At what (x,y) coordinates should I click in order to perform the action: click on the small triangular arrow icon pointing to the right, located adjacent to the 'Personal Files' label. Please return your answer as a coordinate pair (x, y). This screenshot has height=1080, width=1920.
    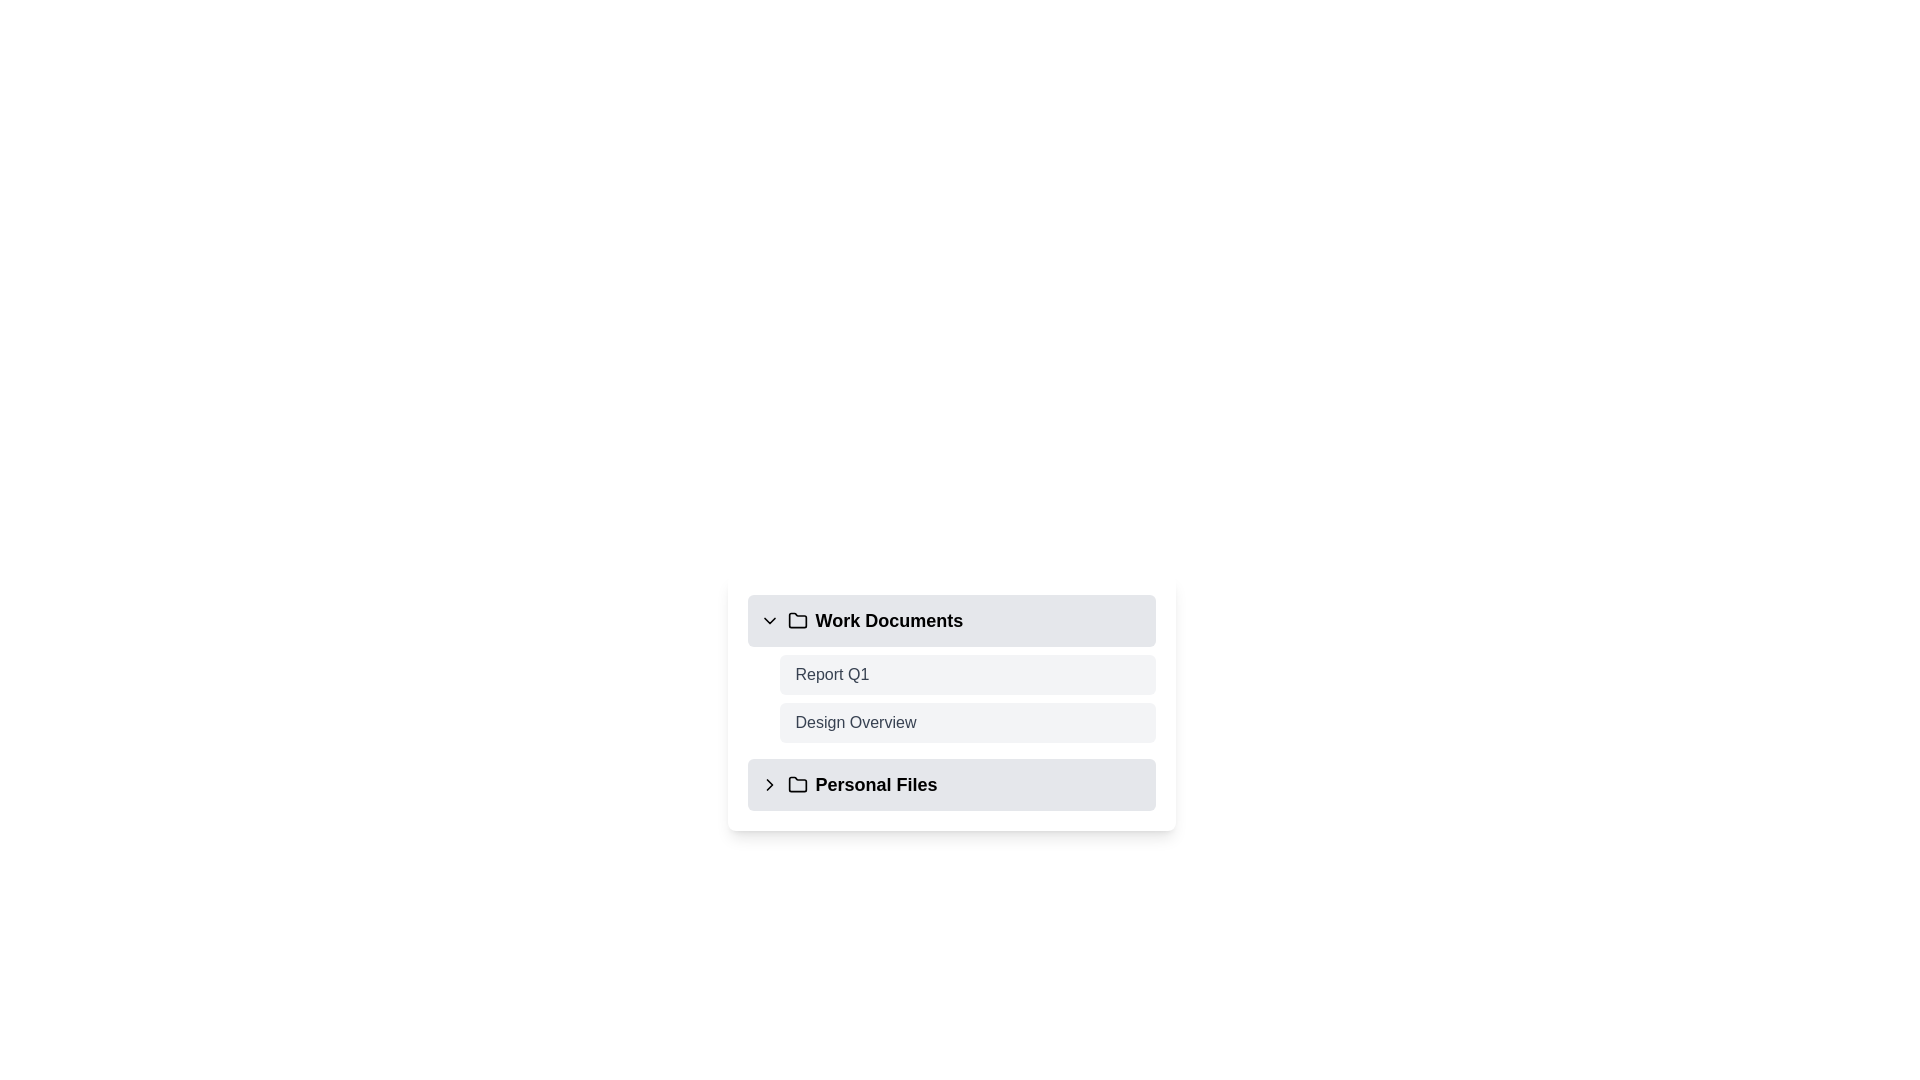
    Looking at the image, I should click on (768, 784).